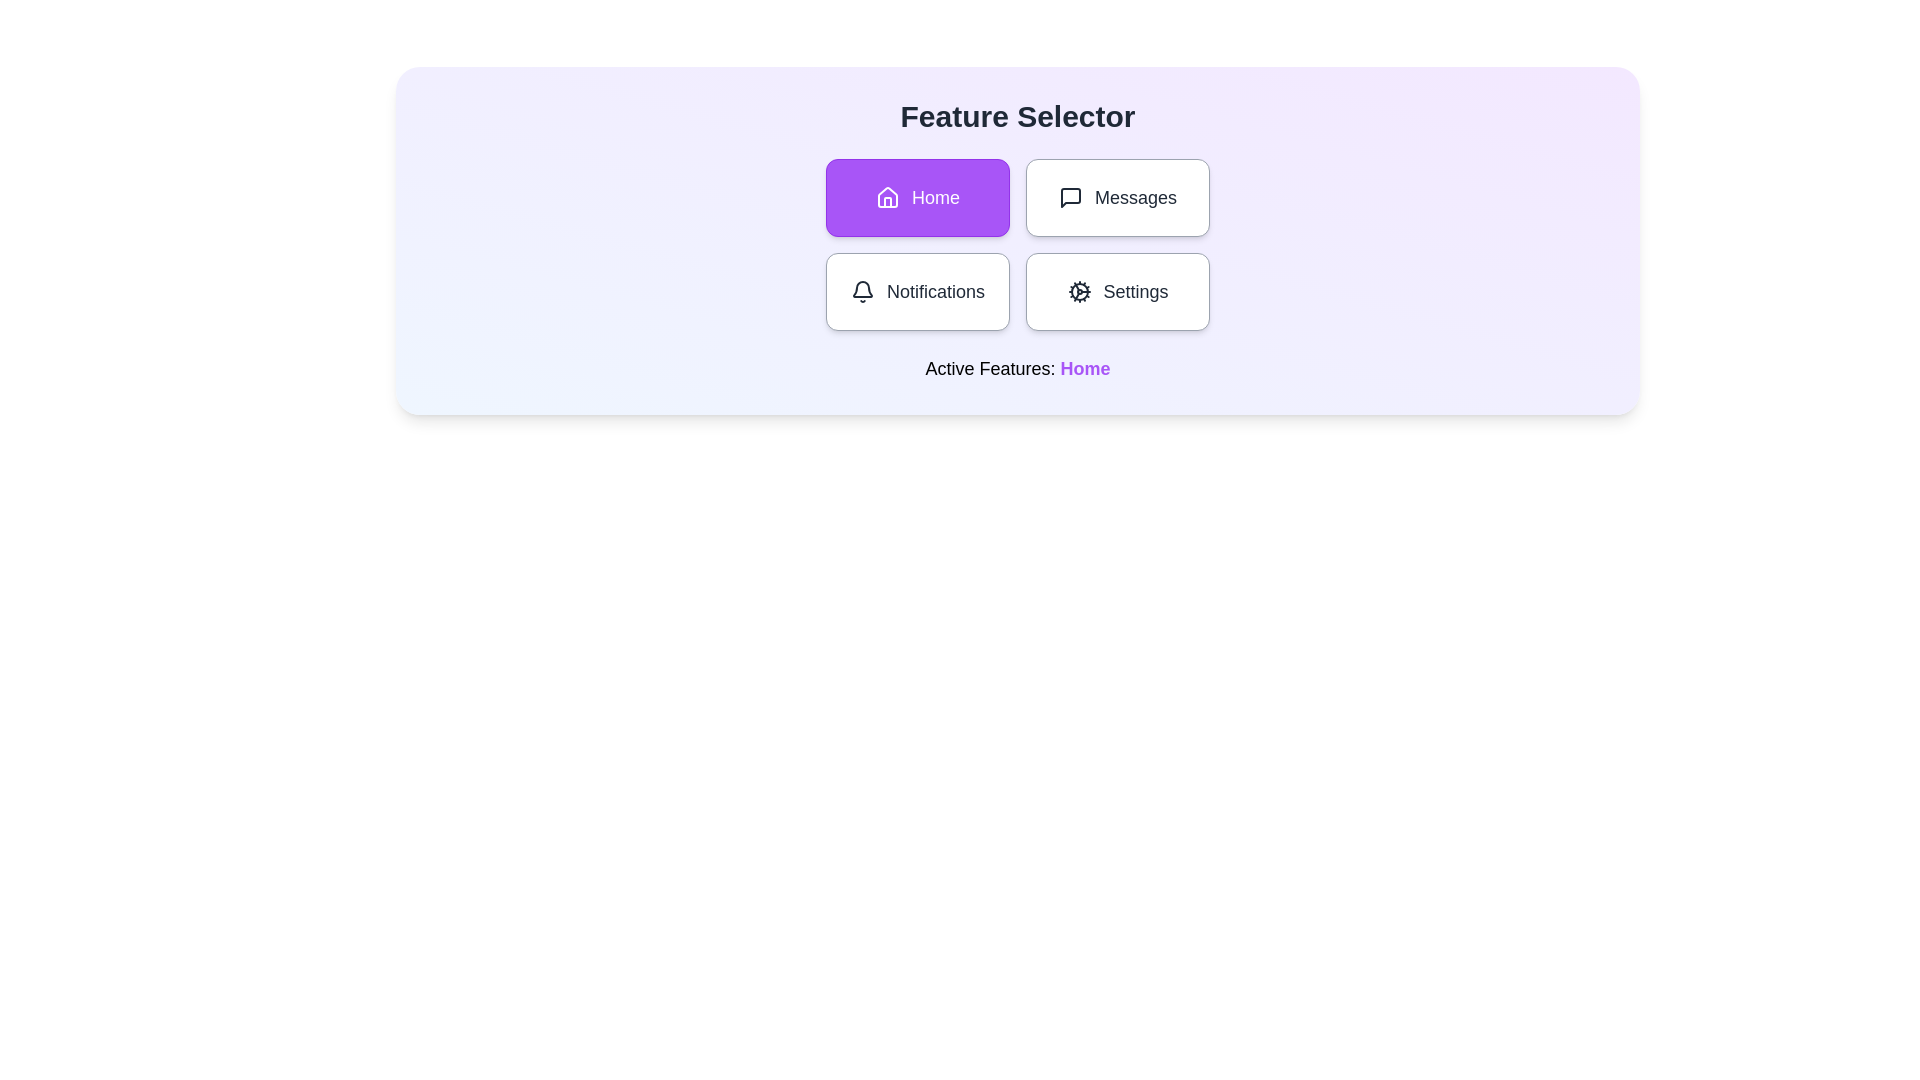  What do you see at coordinates (863, 292) in the screenshot?
I see `the black outline bell icon within the 'Notifications' button` at bounding box center [863, 292].